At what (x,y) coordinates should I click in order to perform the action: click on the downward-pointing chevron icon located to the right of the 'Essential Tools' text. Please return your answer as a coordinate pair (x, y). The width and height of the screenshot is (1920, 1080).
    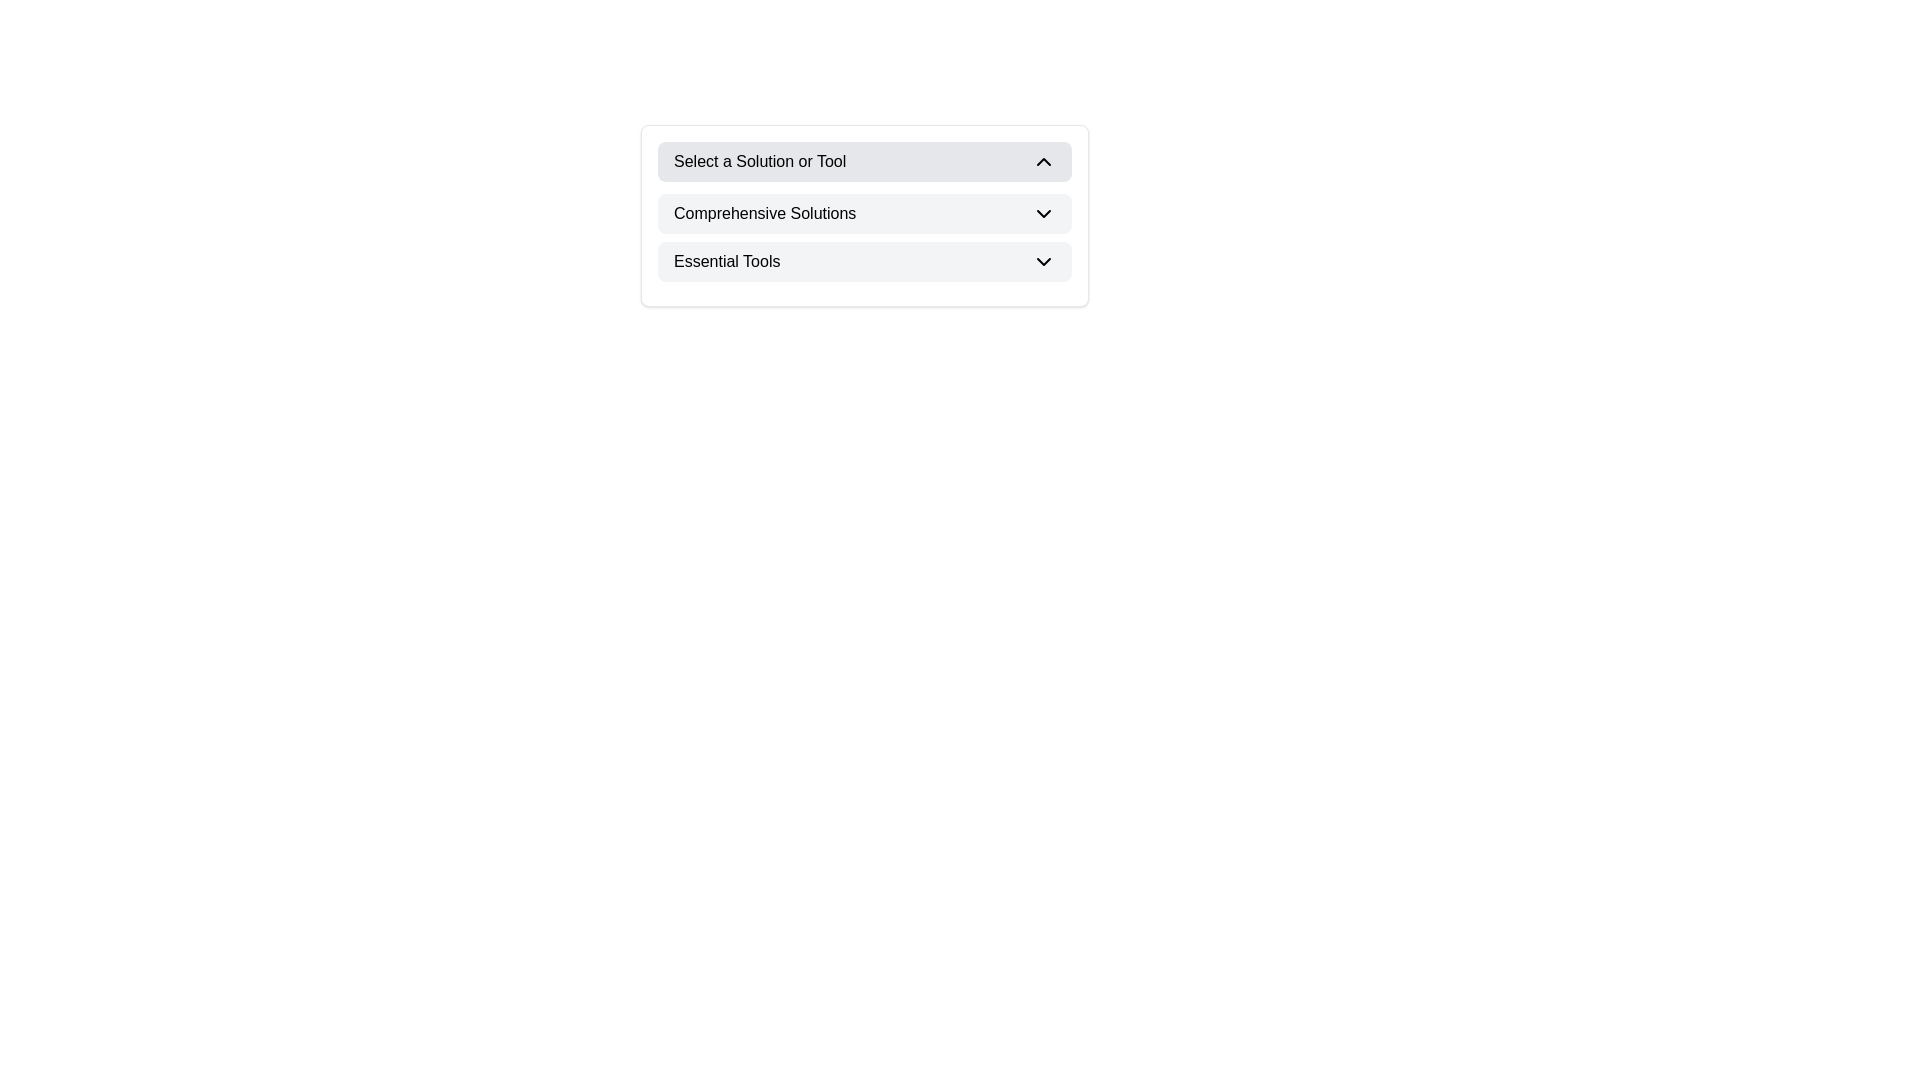
    Looking at the image, I should click on (1042, 261).